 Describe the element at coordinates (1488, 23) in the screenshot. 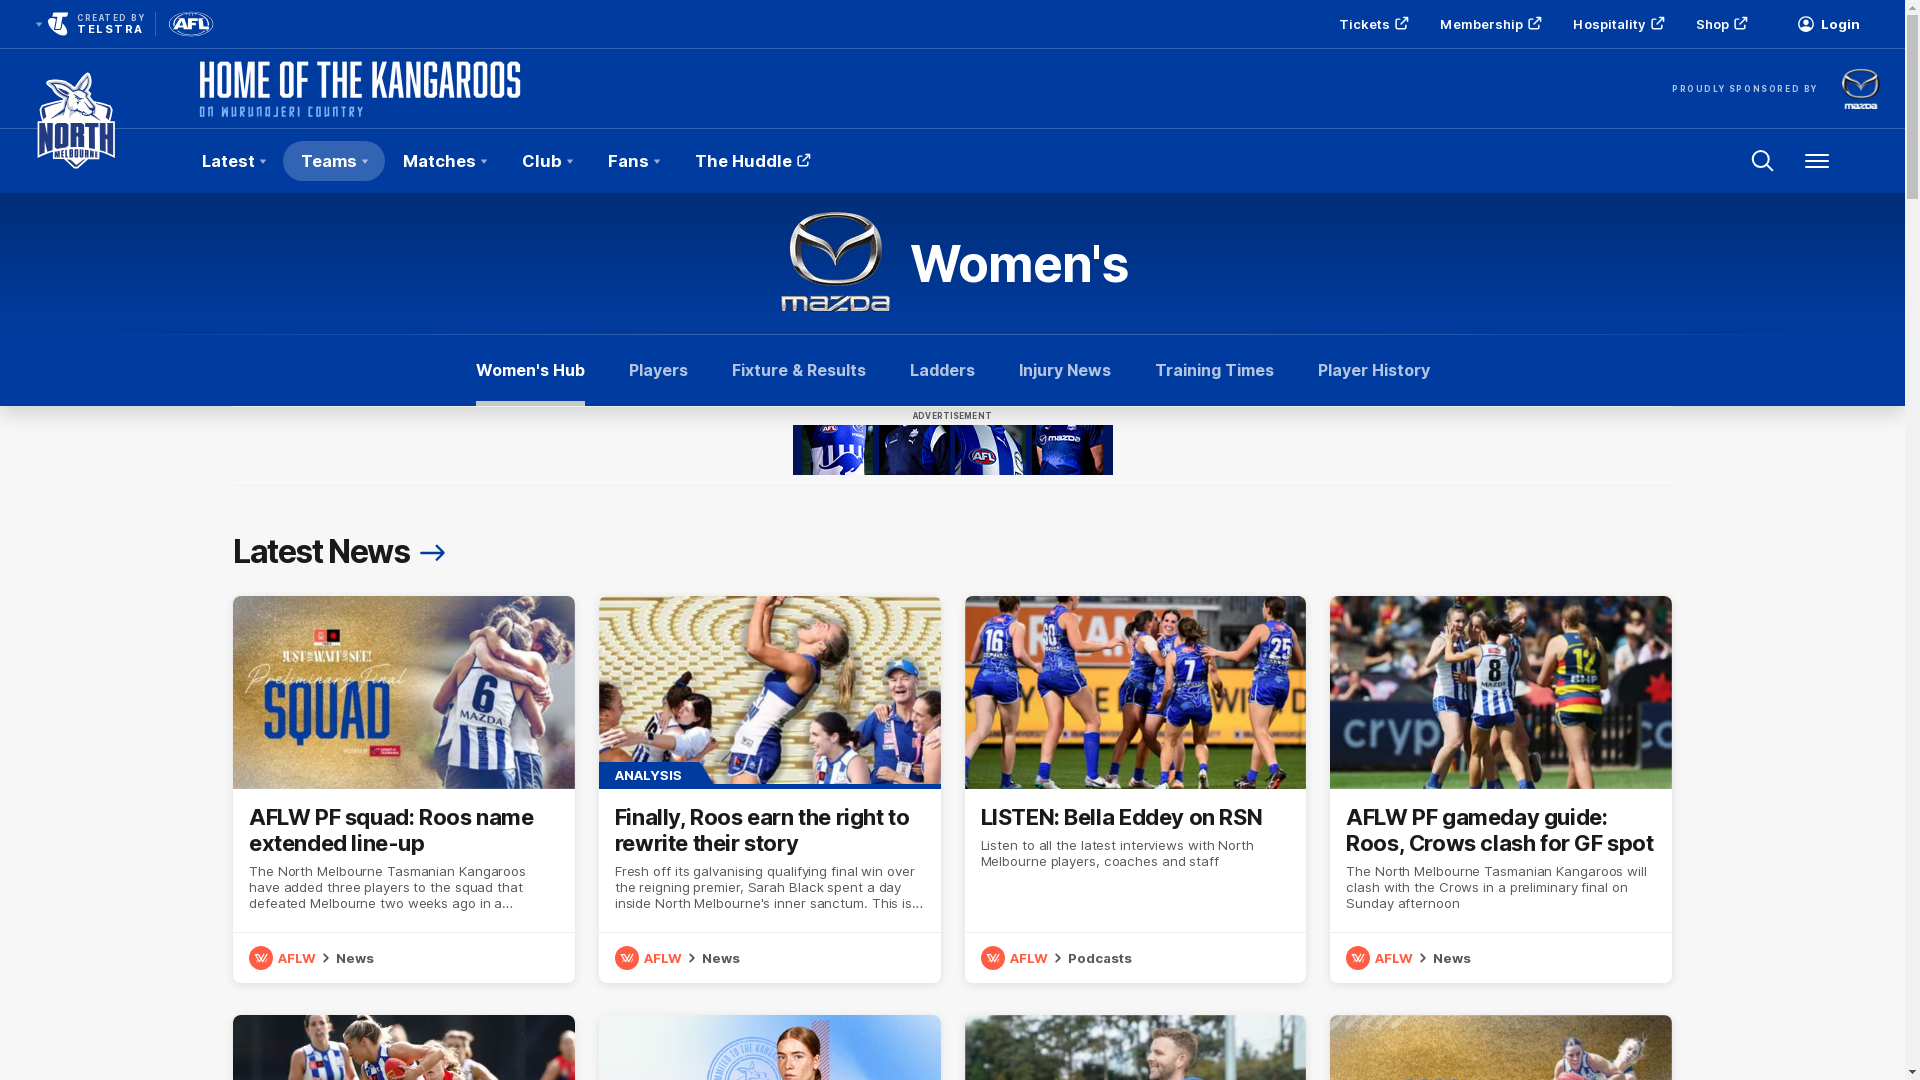

I see `'Membership'` at that location.